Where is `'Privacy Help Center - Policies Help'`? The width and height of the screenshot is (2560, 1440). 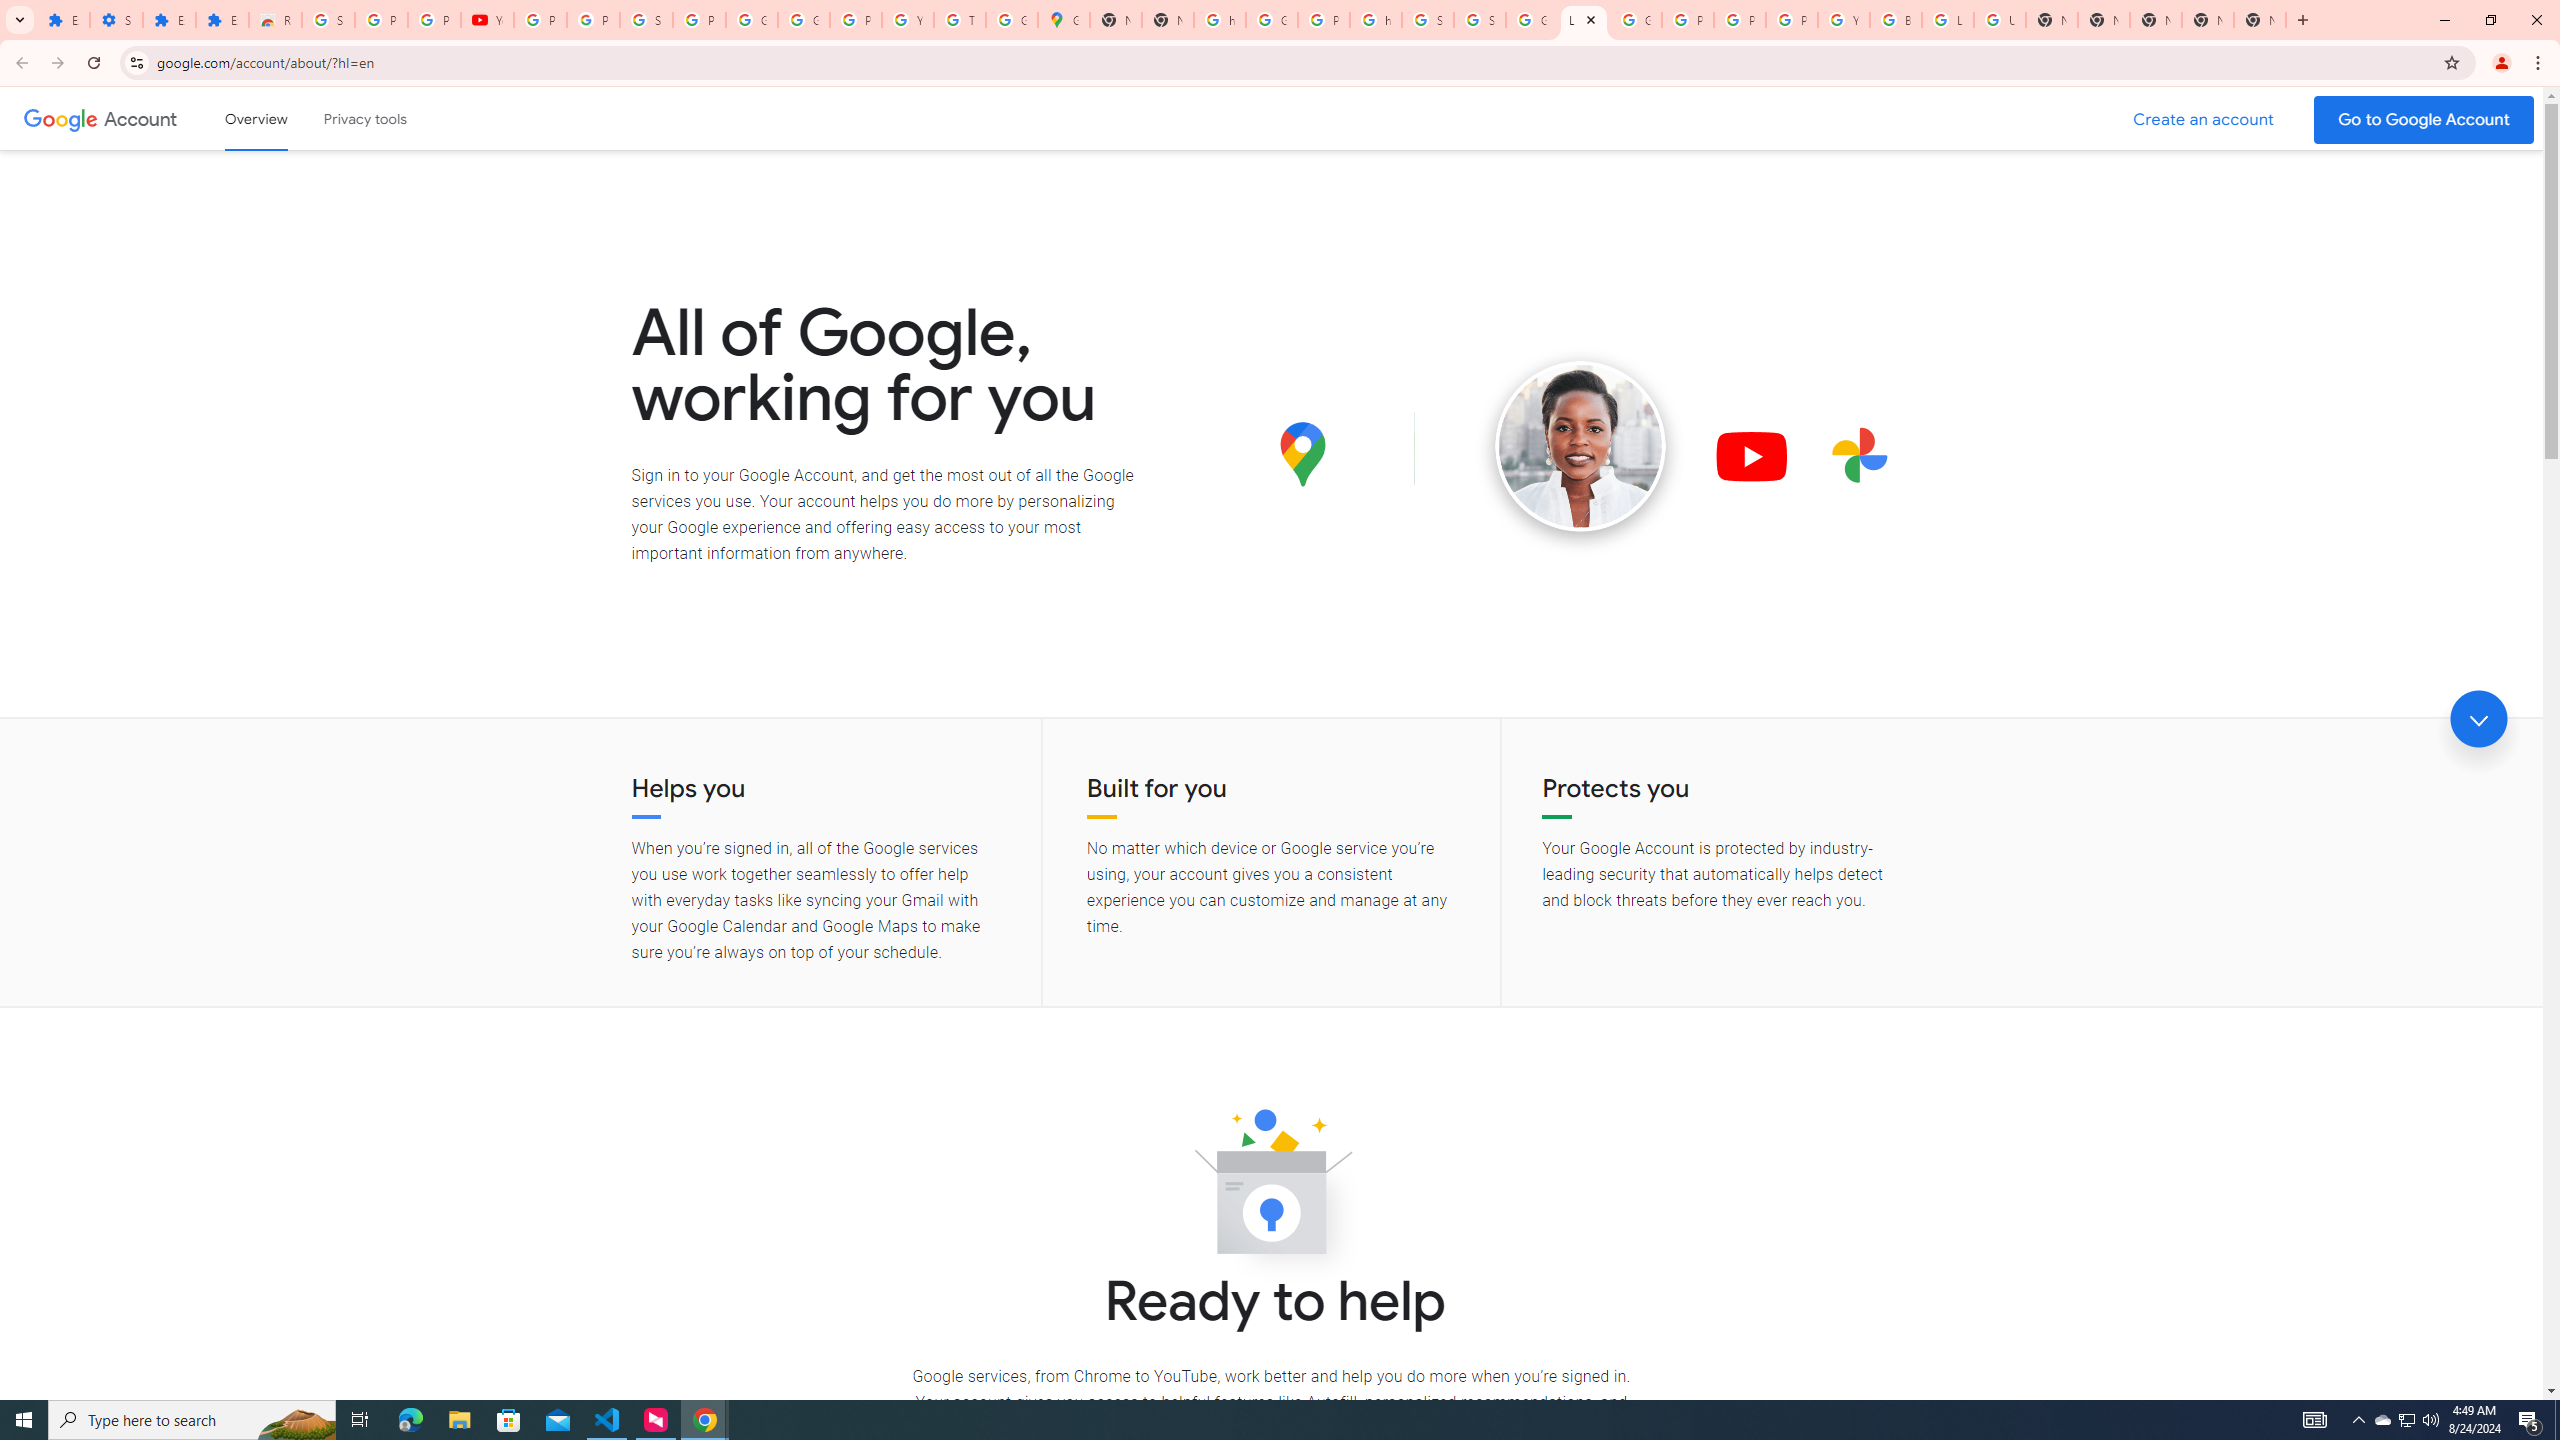
'Privacy Help Center - Policies Help' is located at coordinates (1687, 19).